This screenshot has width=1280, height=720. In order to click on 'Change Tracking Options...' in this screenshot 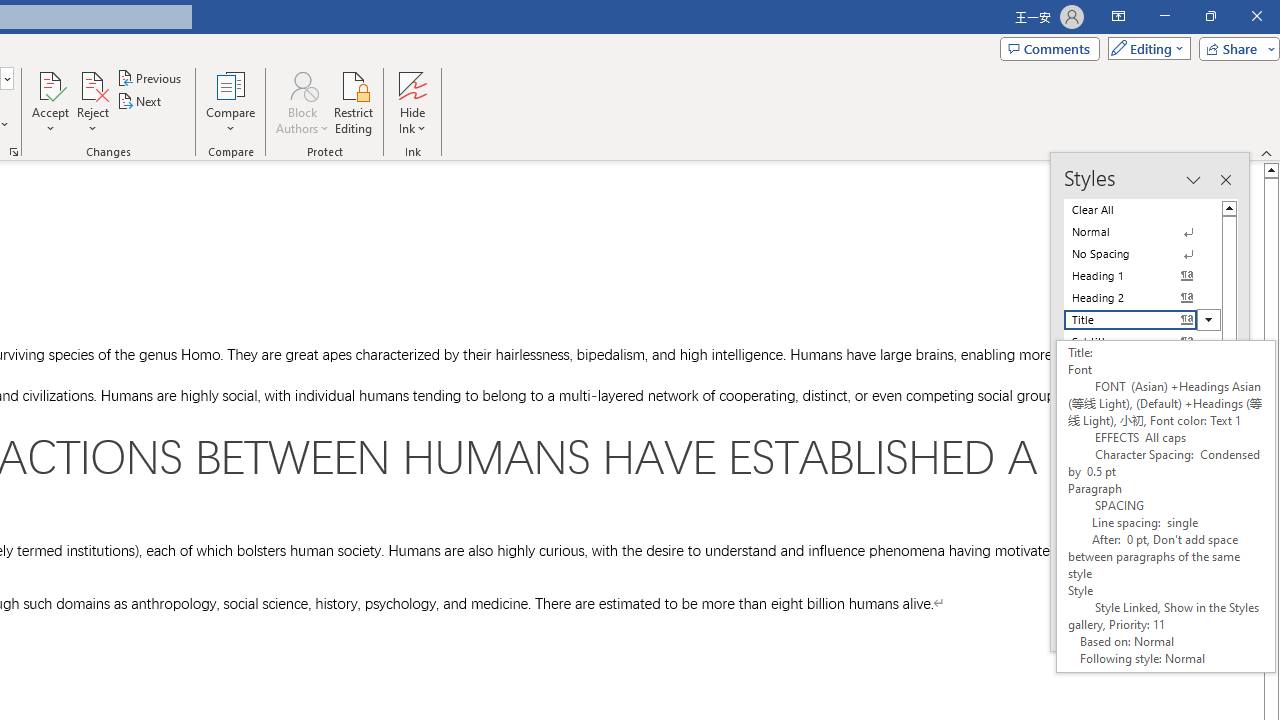, I will do `click(14, 150)`.